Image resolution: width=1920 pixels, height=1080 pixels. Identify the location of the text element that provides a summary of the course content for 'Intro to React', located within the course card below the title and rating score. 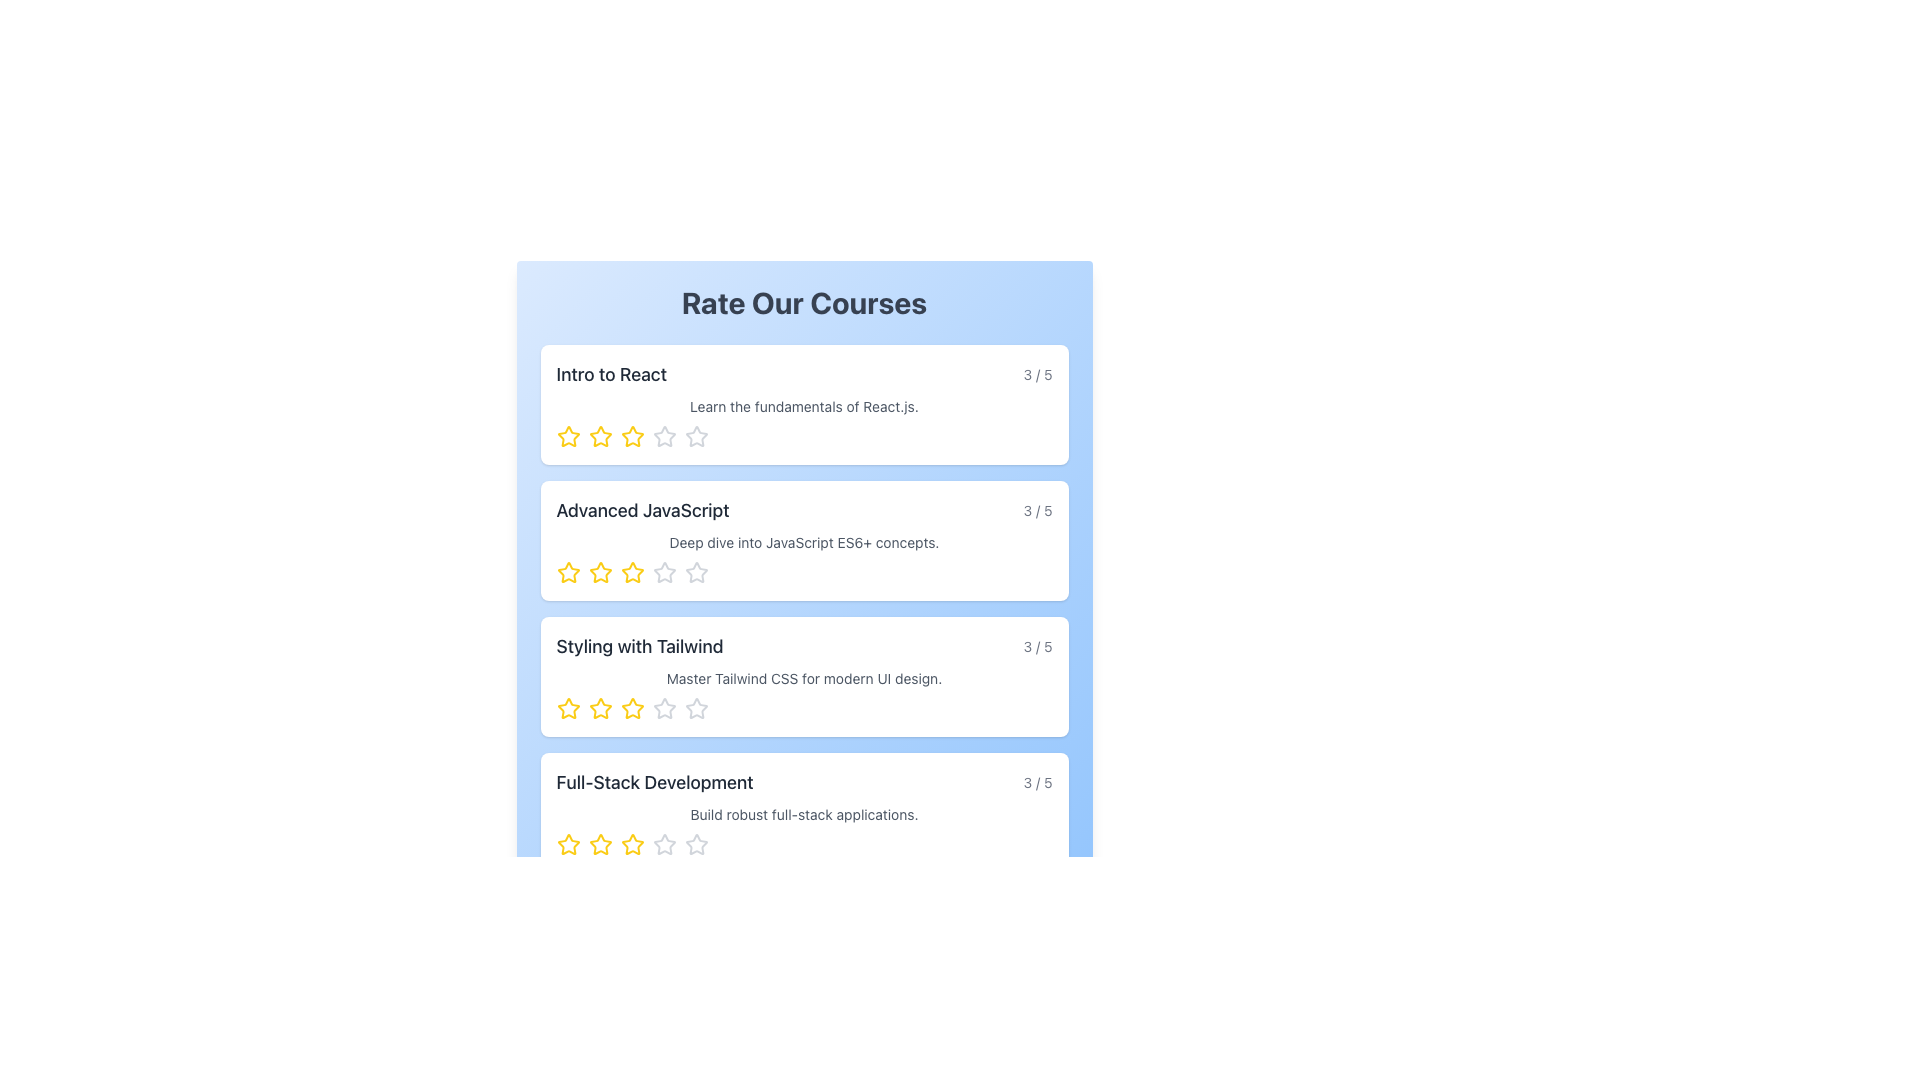
(804, 406).